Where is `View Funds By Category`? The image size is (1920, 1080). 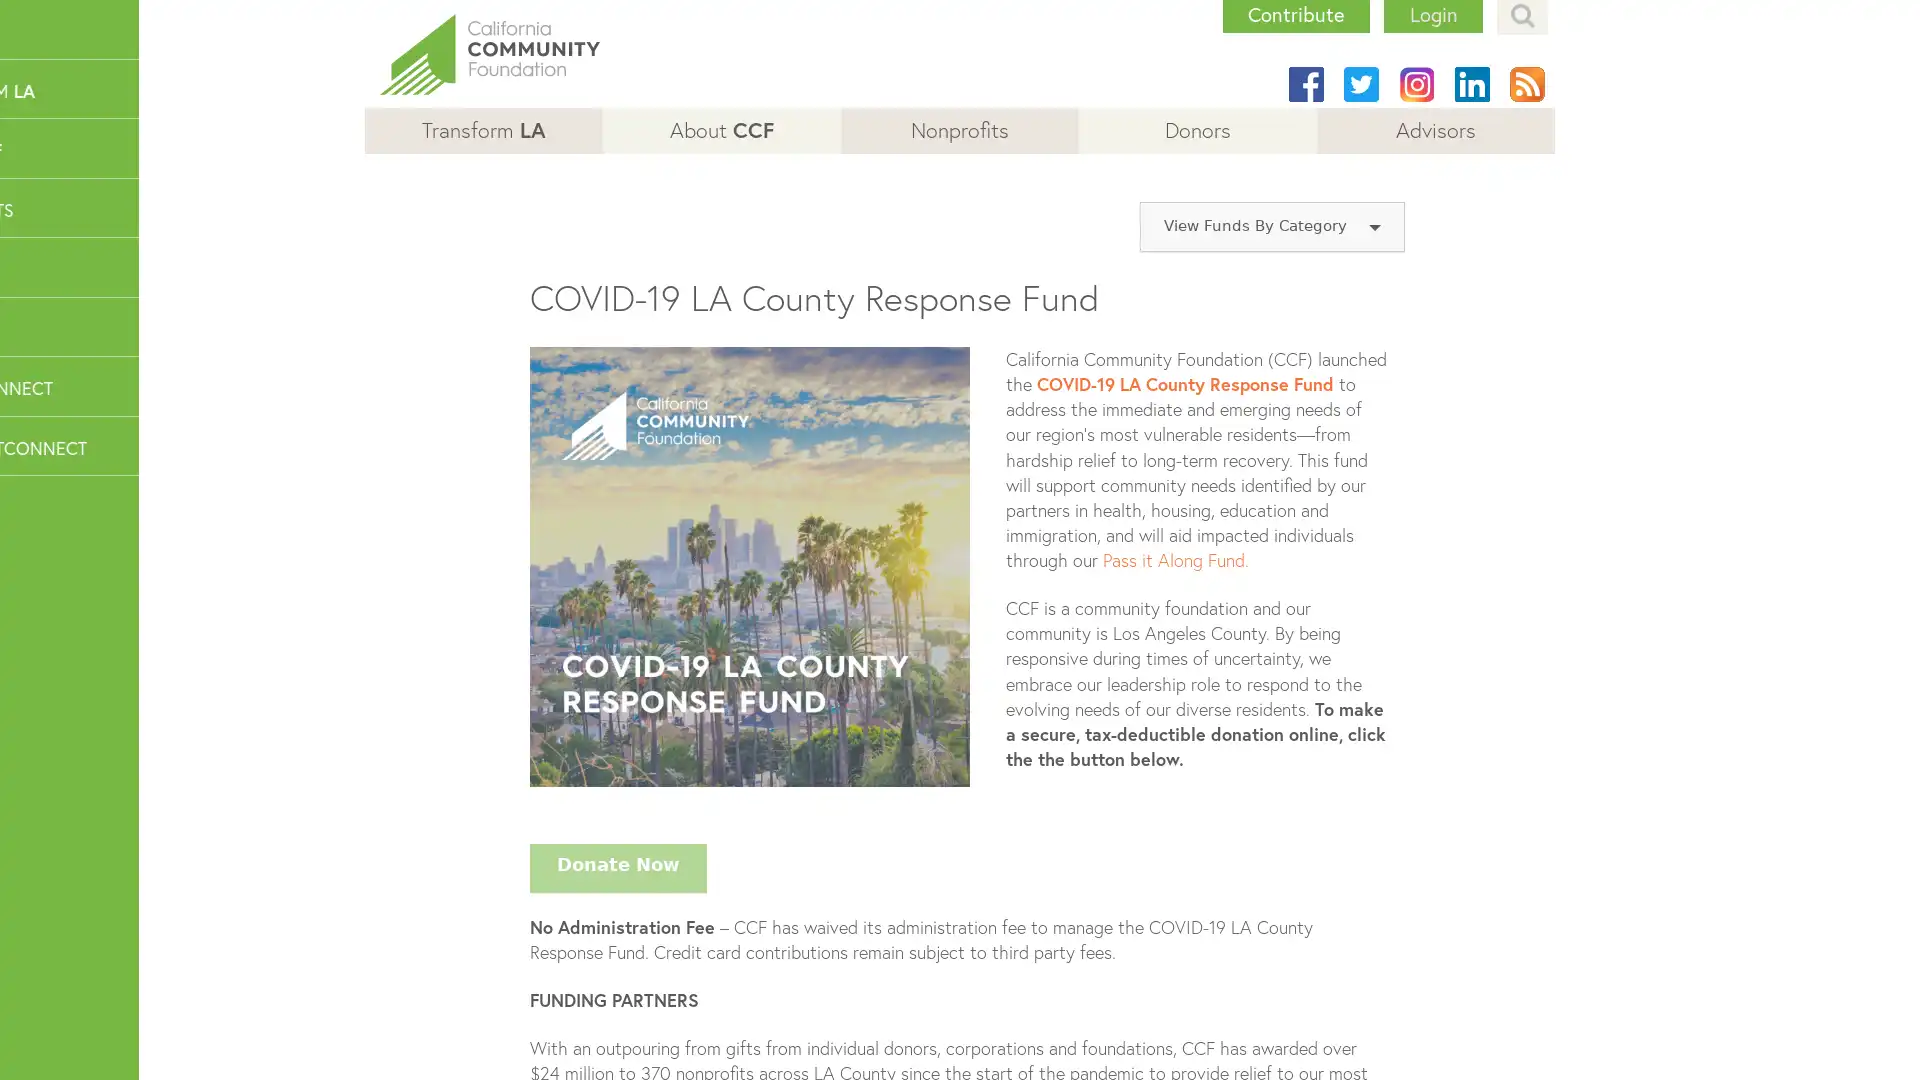 View Funds By Category is located at coordinates (1271, 226).